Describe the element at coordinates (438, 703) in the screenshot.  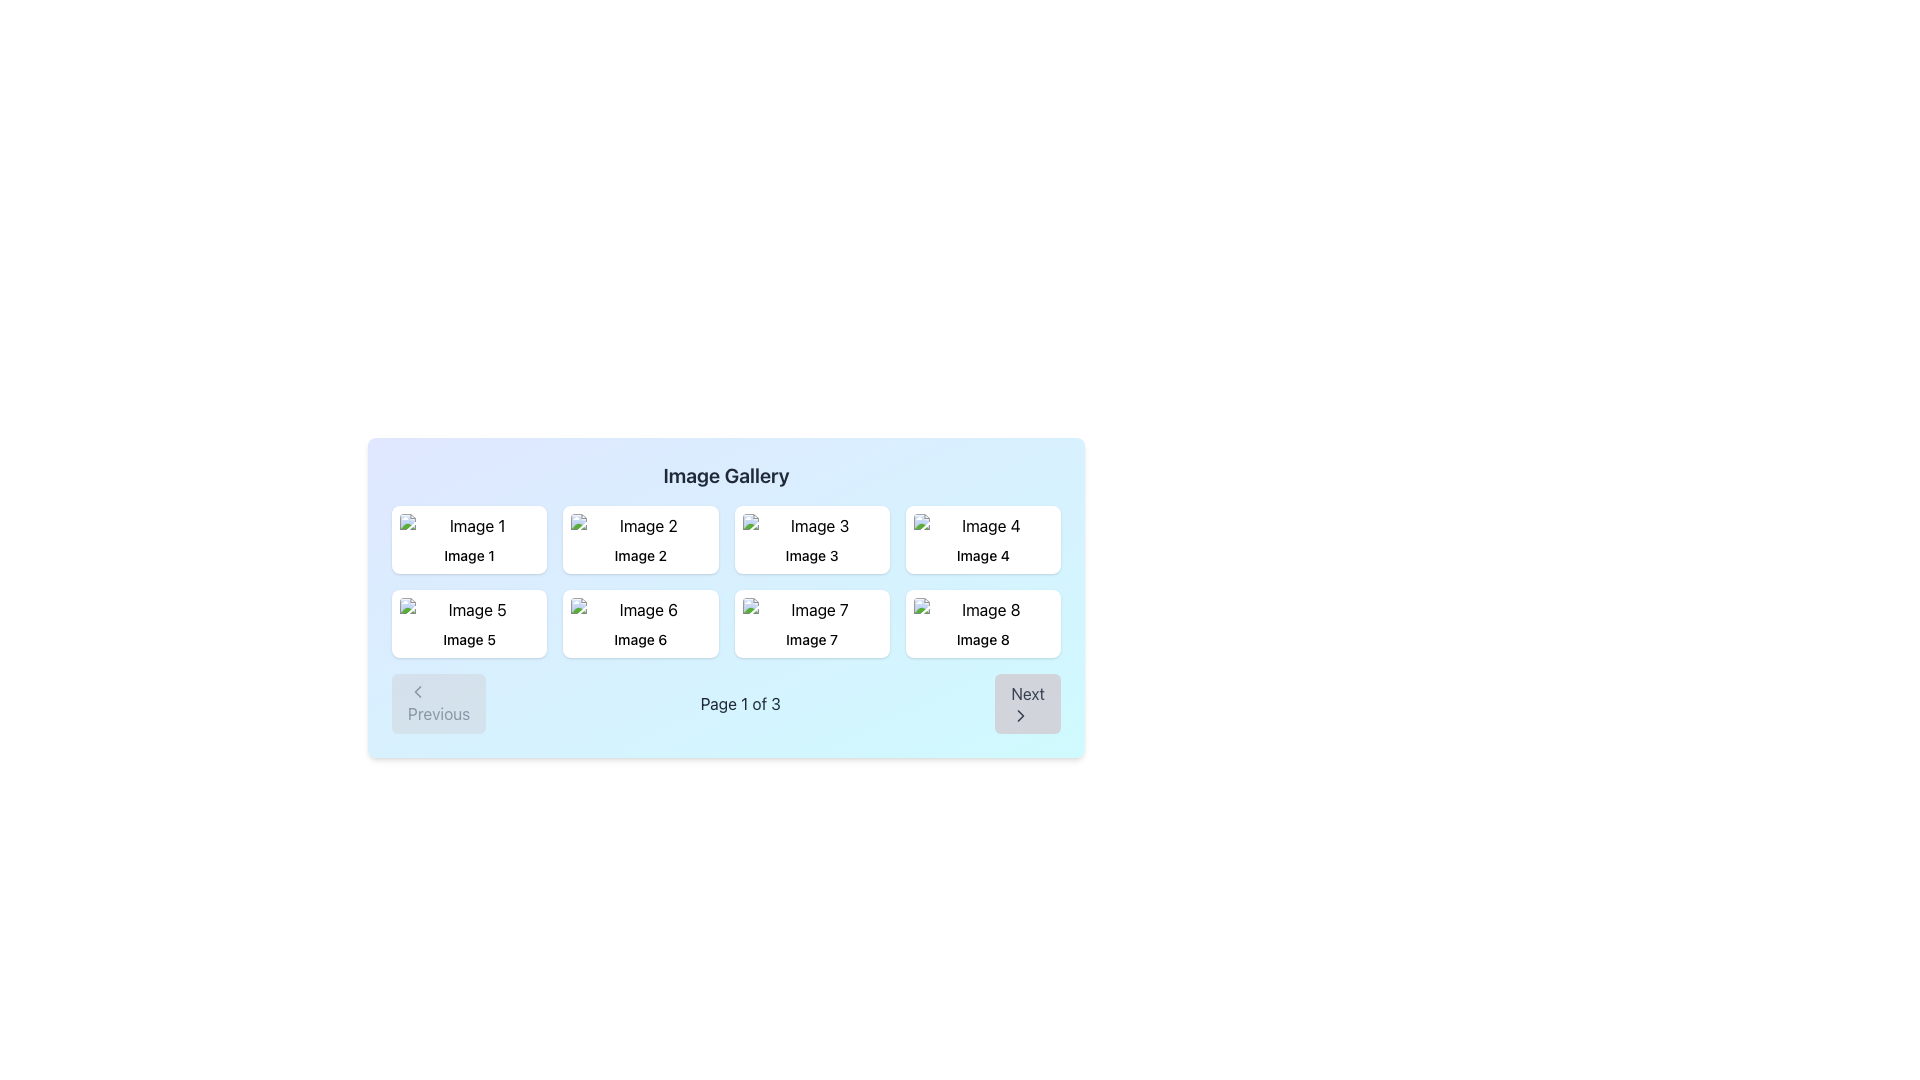
I see `the 'Previous' button, which is a disabled pagination control element with a light gray background and left-pointing arrow icon` at that location.